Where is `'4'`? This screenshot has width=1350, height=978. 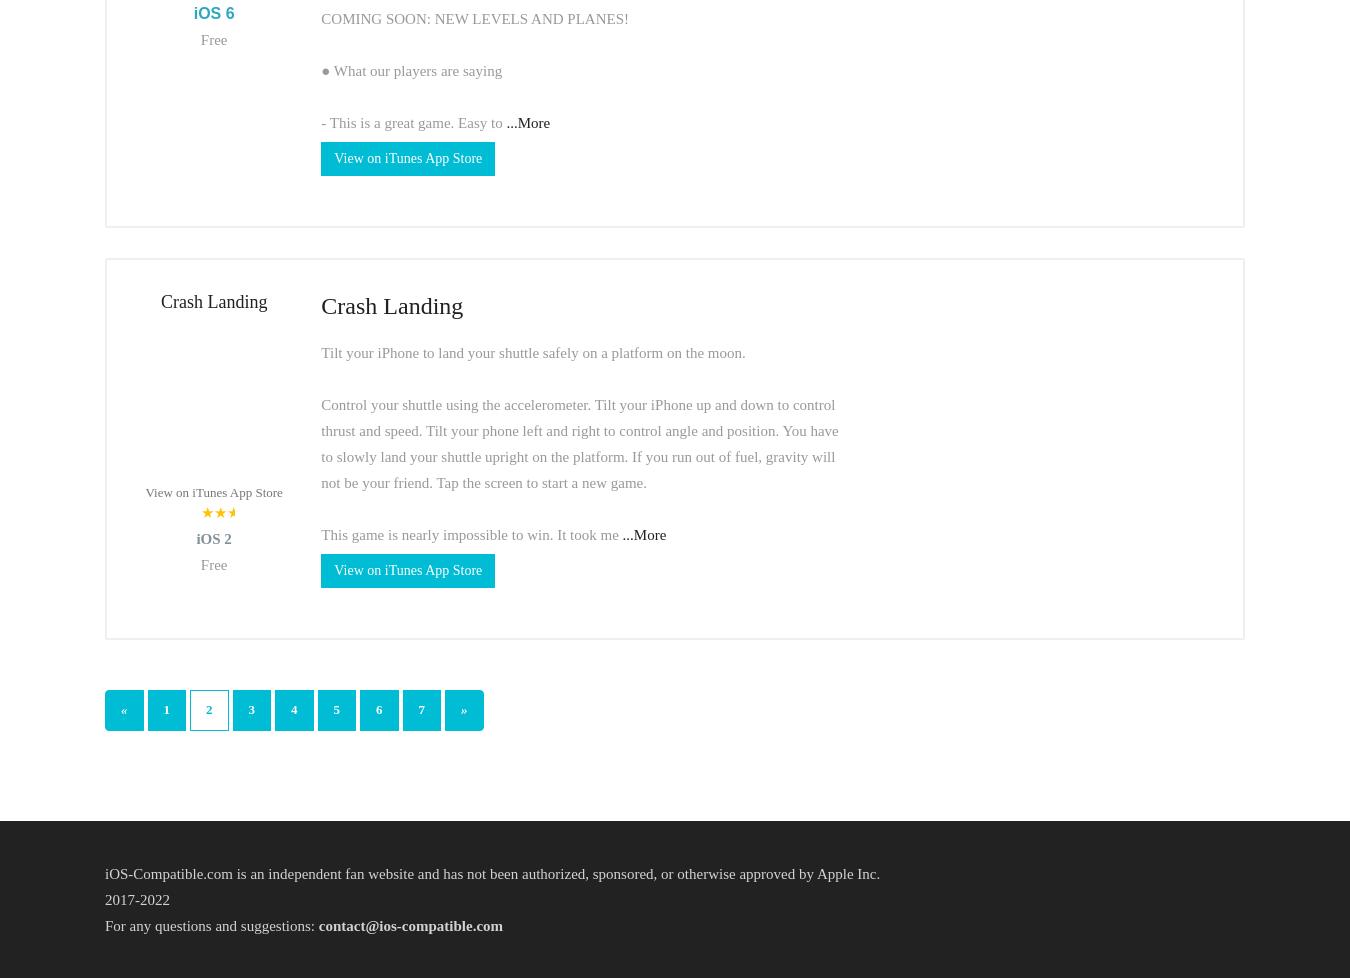 '4' is located at coordinates (293, 709).